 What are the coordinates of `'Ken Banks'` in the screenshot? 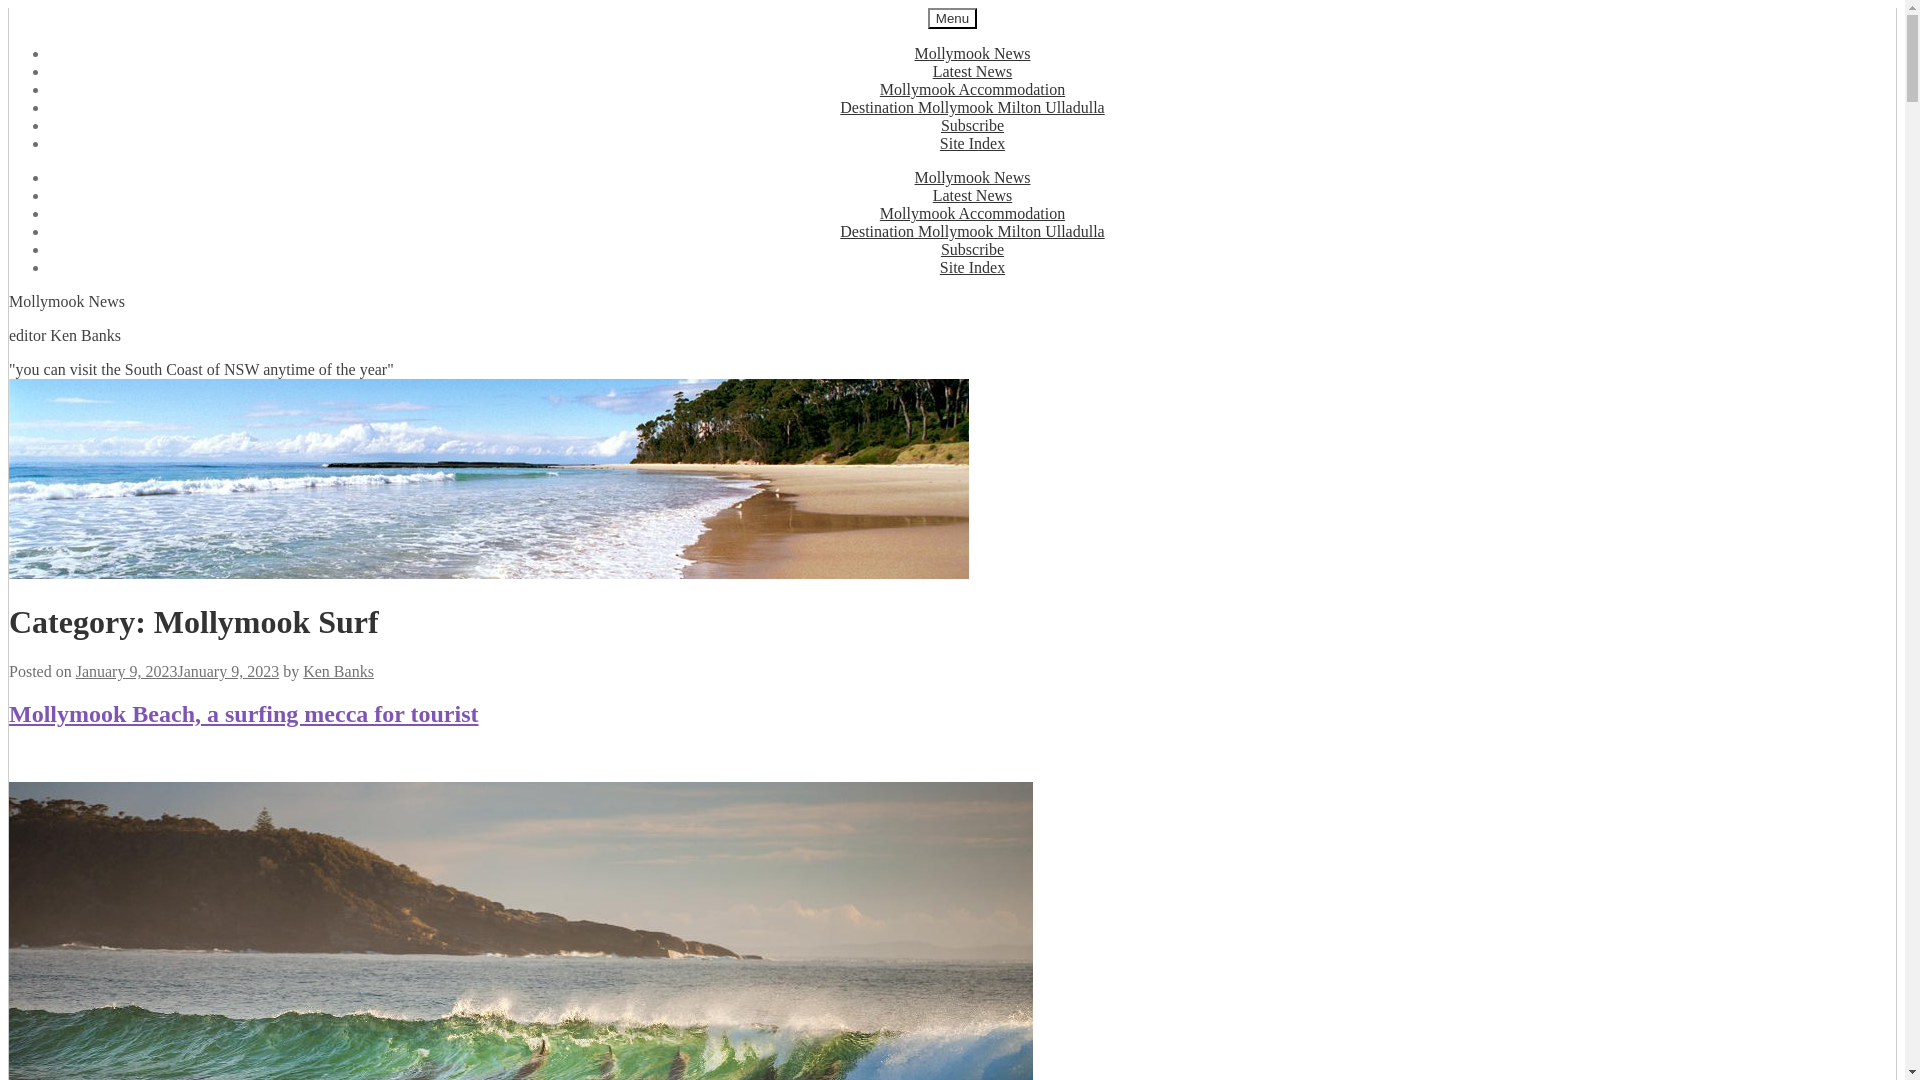 It's located at (338, 671).